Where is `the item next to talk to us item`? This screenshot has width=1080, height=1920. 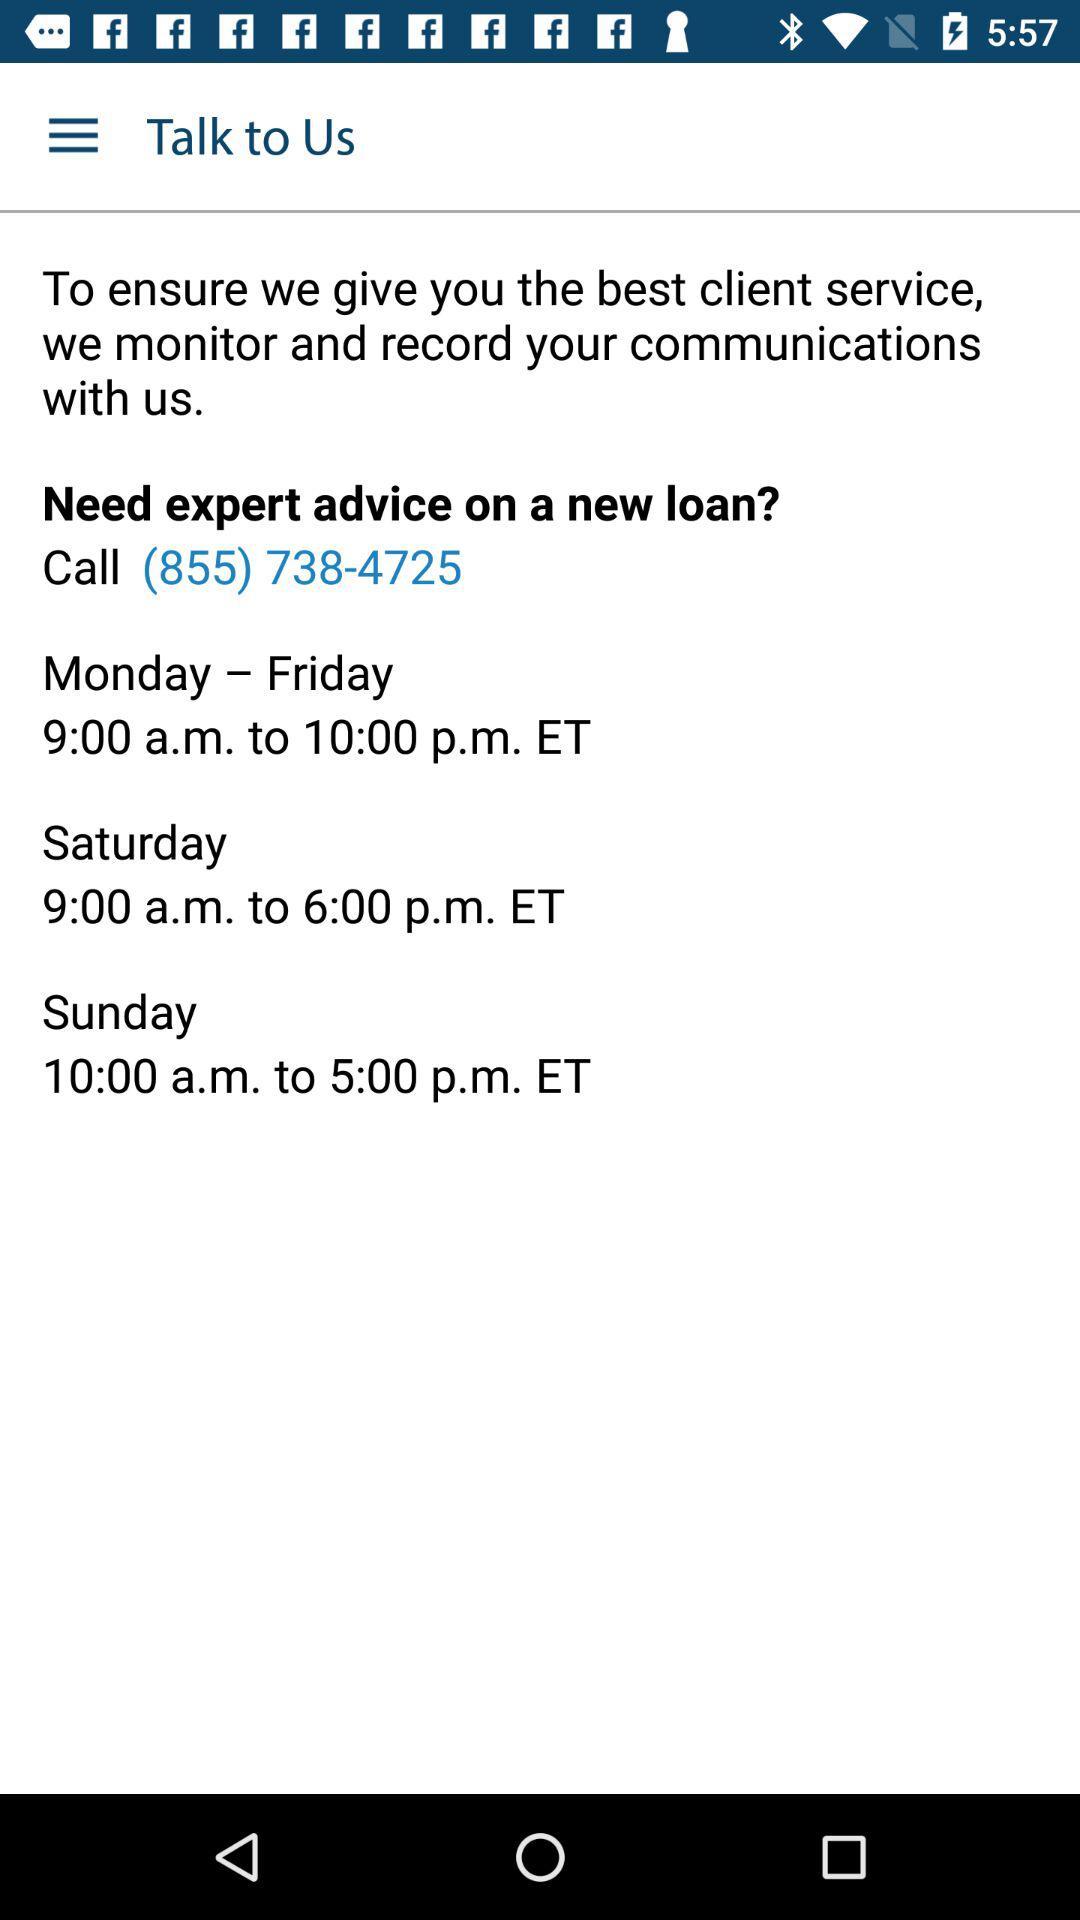 the item next to talk to us item is located at coordinates (72, 135).